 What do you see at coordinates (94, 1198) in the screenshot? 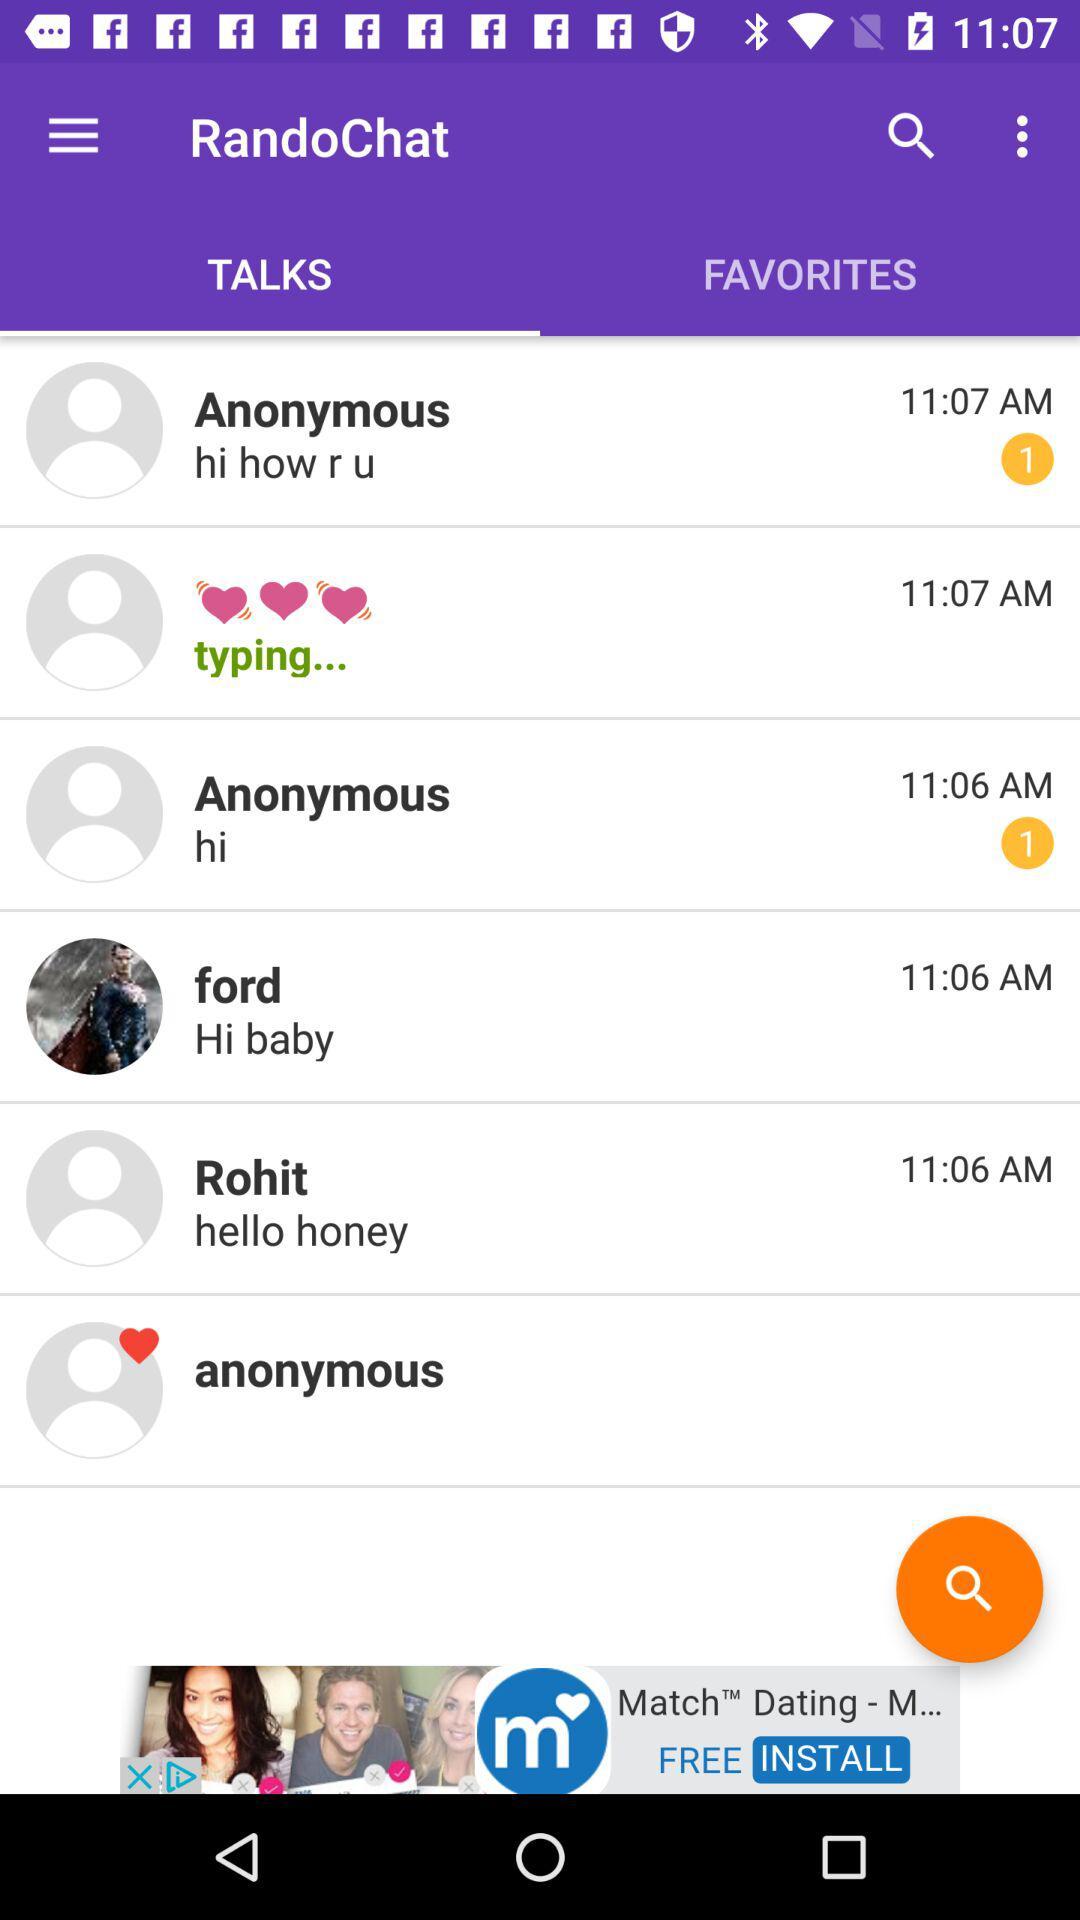
I see `profile` at bounding box center [94, 1198].